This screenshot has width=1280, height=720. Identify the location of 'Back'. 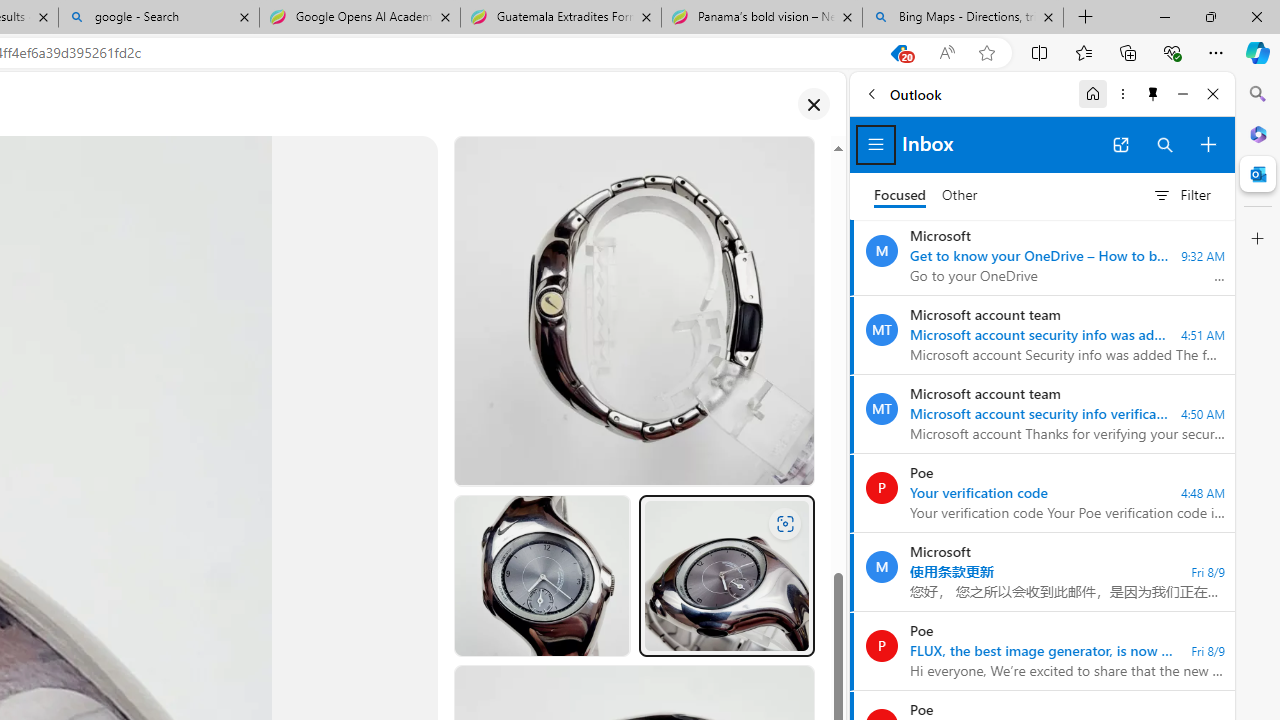
(871, 93).